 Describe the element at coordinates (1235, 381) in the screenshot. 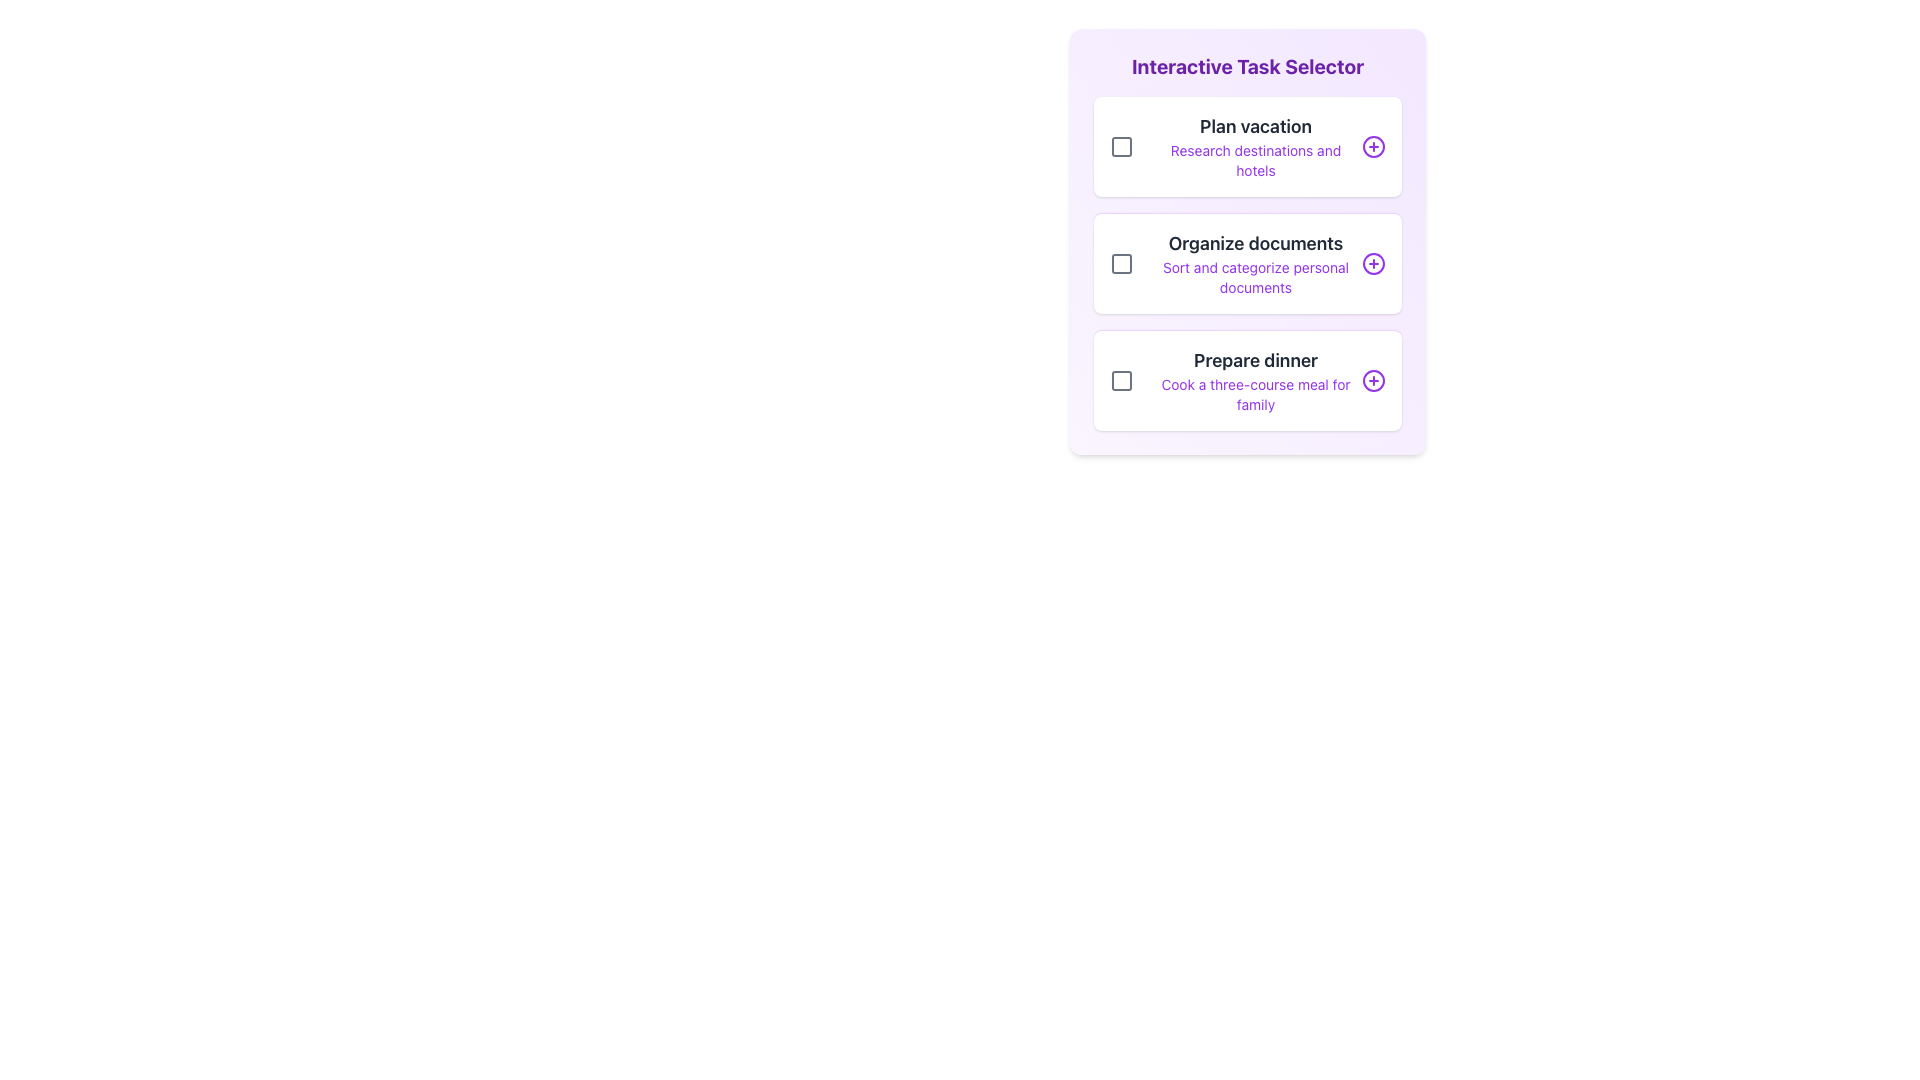

I see `the List Item with Checkbox that has the title 'Prepare dinner' and the description 'Cook a three-course meal for family'` at that location.